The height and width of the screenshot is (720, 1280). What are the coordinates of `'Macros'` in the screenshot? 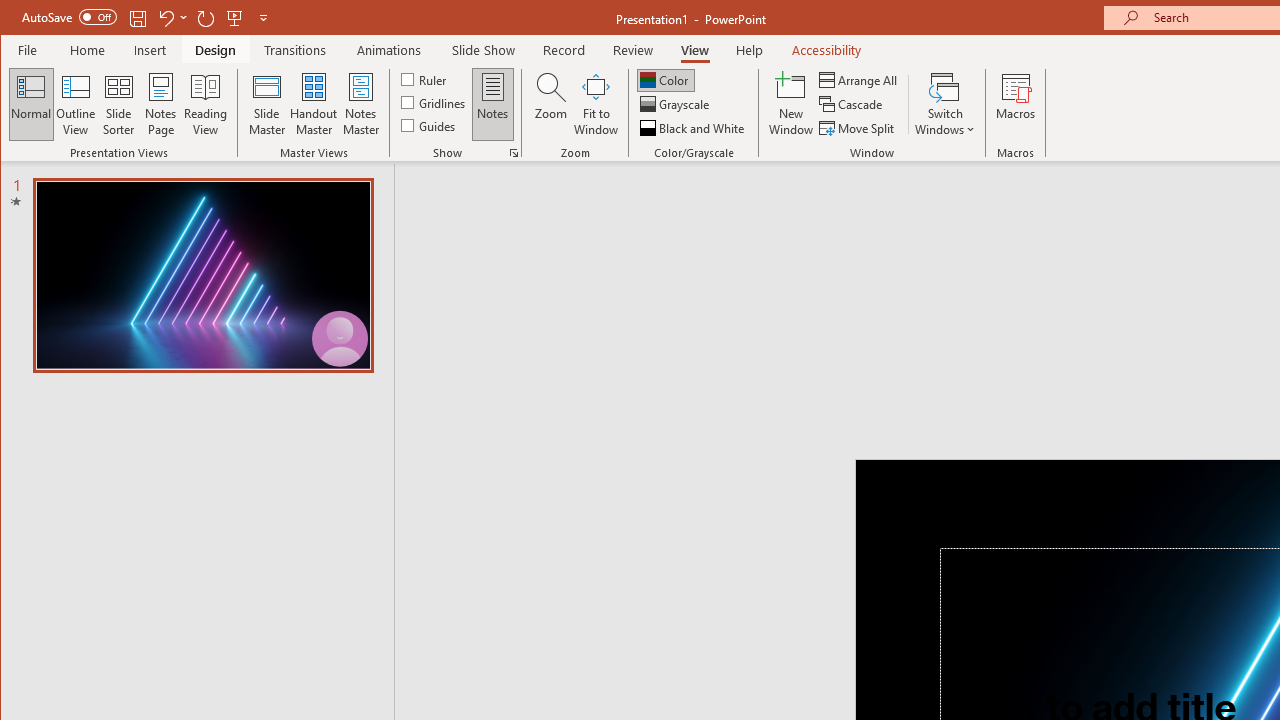 It's located at (1016, 104).